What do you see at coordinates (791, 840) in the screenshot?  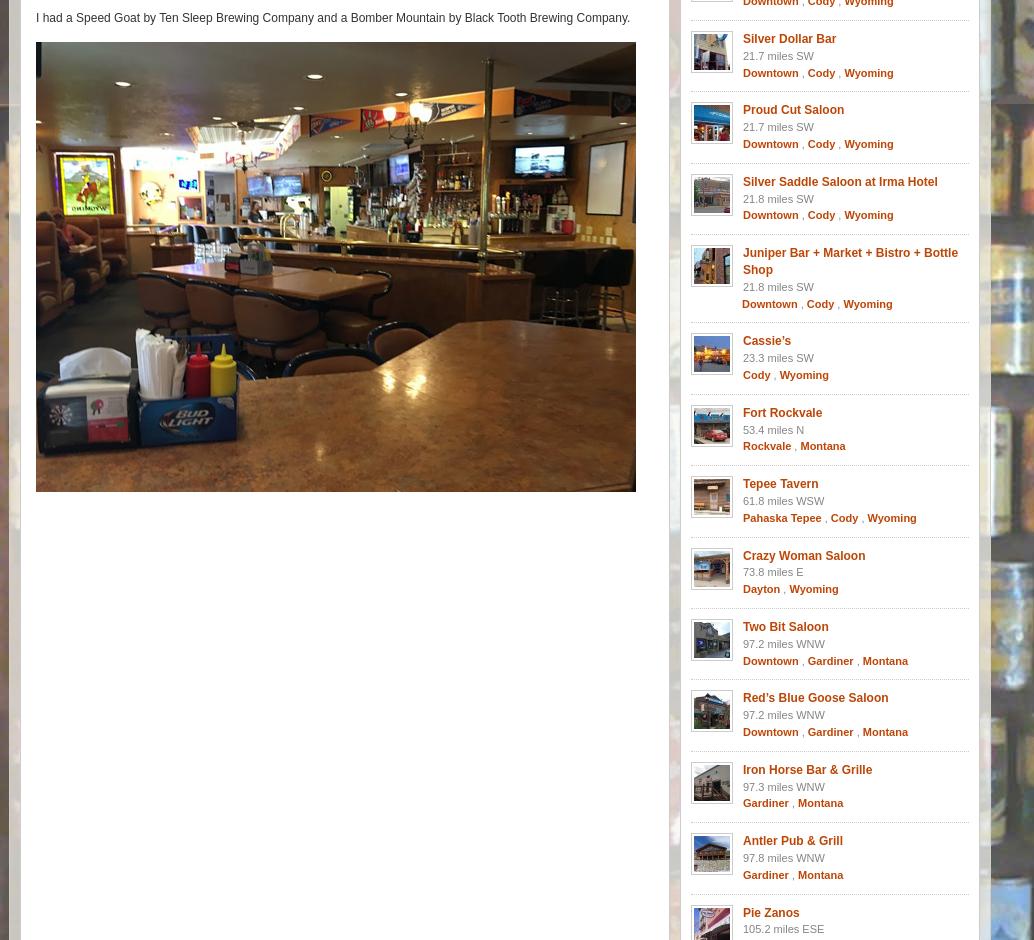 I see `'Antler Pub & Grill'` at bounding box center [791, 840].